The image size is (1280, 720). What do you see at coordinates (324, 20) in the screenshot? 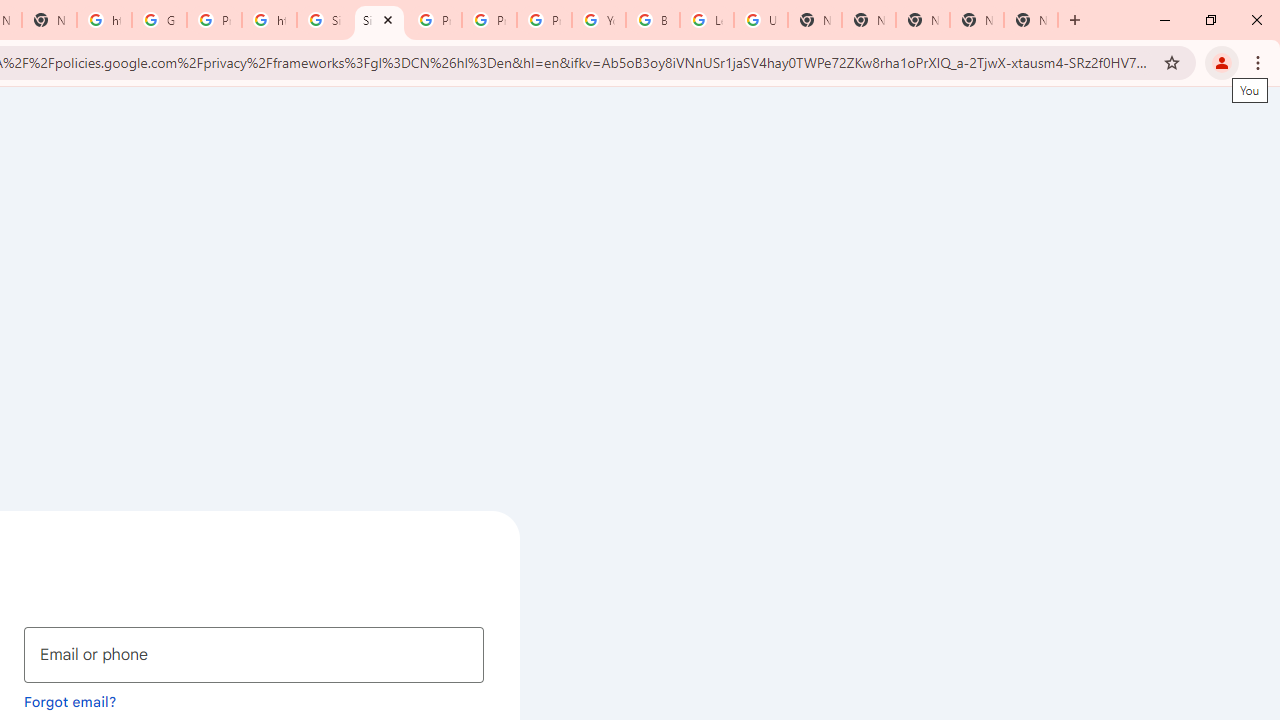
I see `'Sign in - Google Accounts'` at bounding box center [324, 20].